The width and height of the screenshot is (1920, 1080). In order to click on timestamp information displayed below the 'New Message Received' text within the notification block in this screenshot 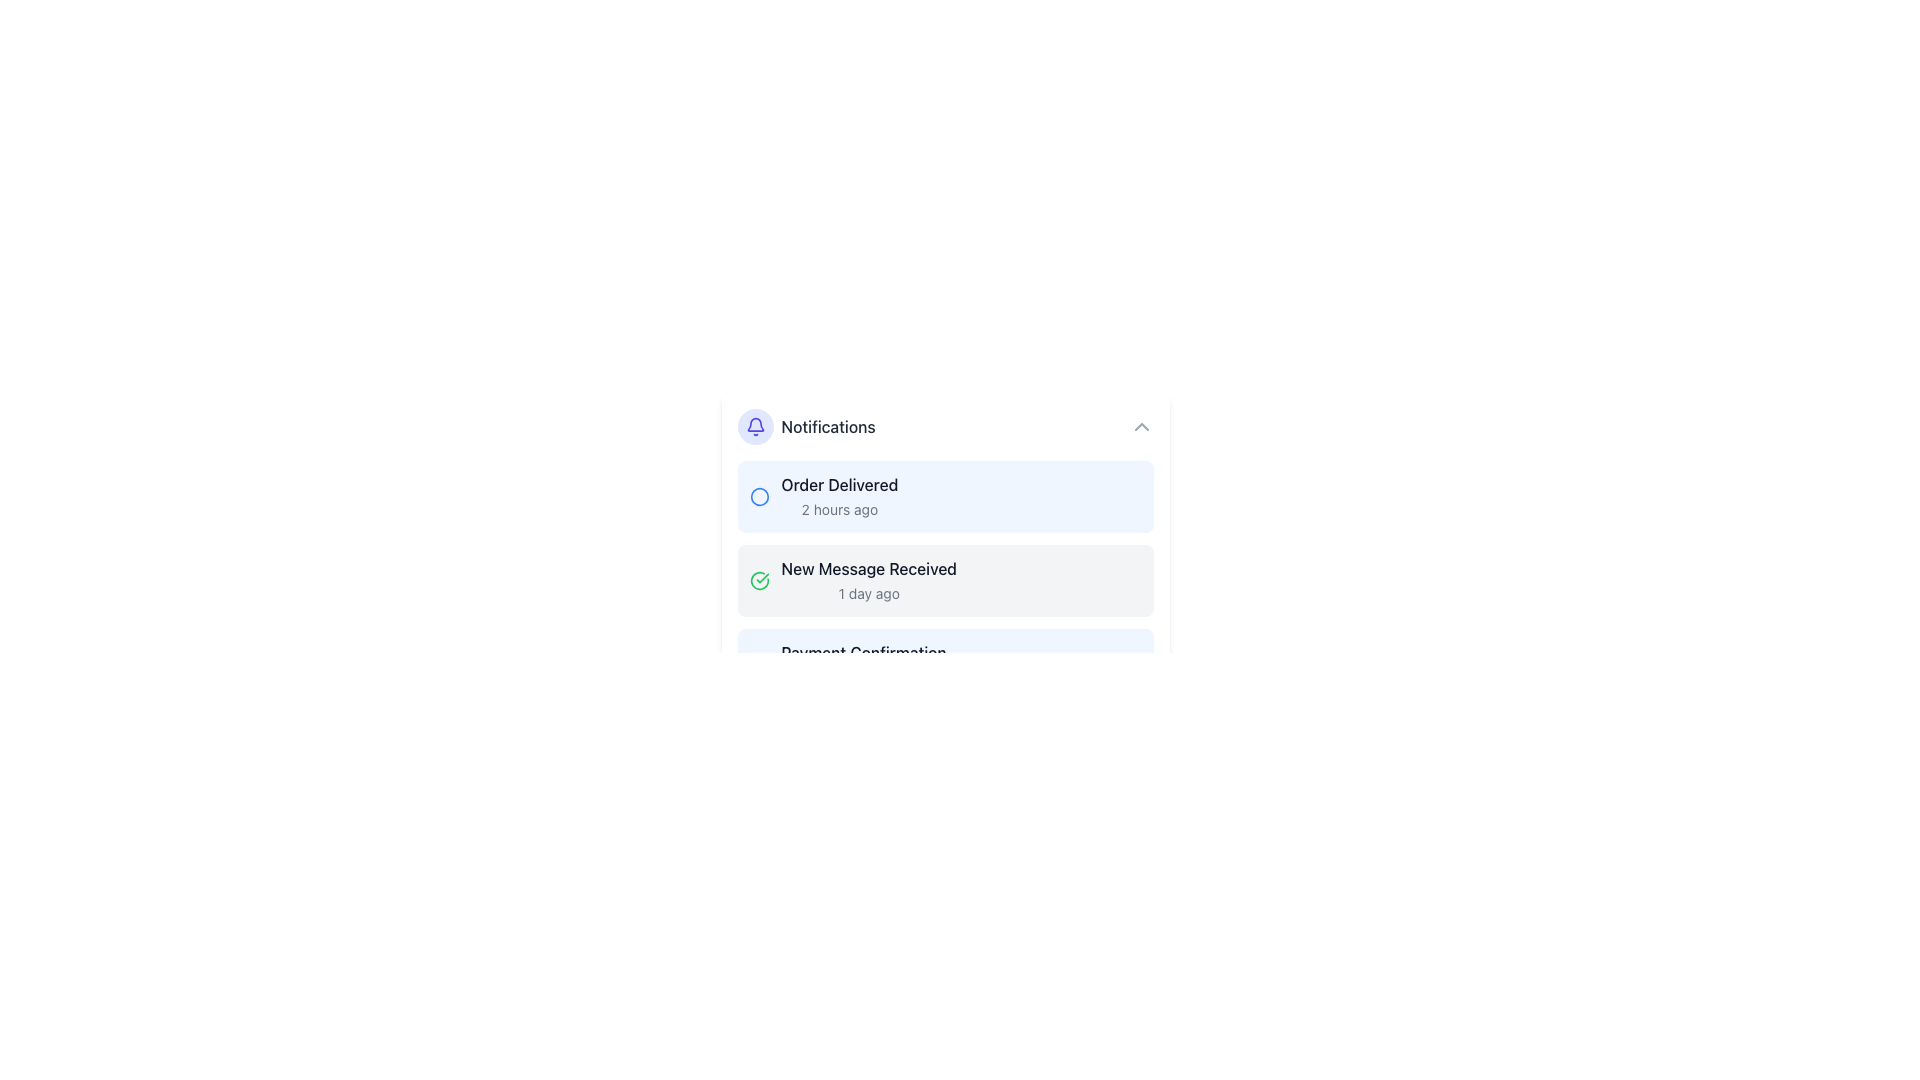, I will do `click(869, 592)`.